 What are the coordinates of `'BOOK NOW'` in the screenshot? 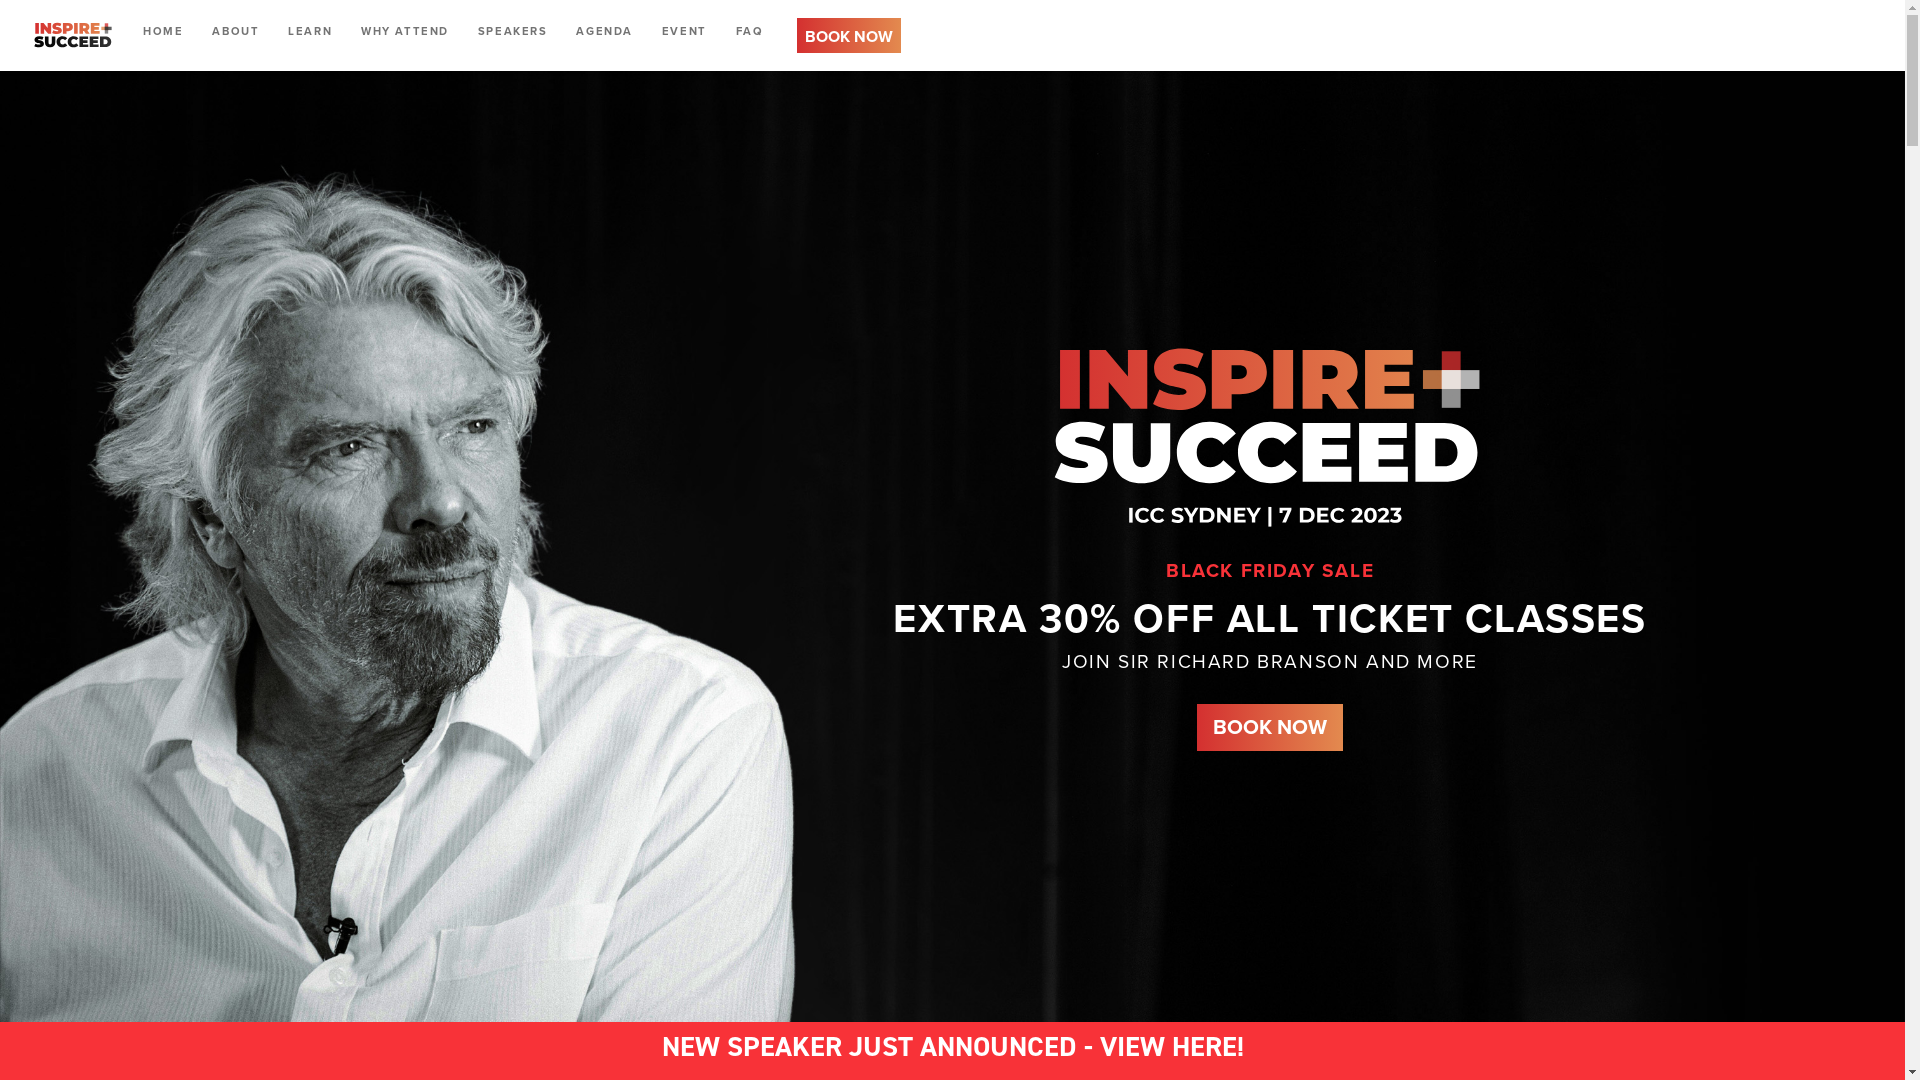 It's located at (849, 34).